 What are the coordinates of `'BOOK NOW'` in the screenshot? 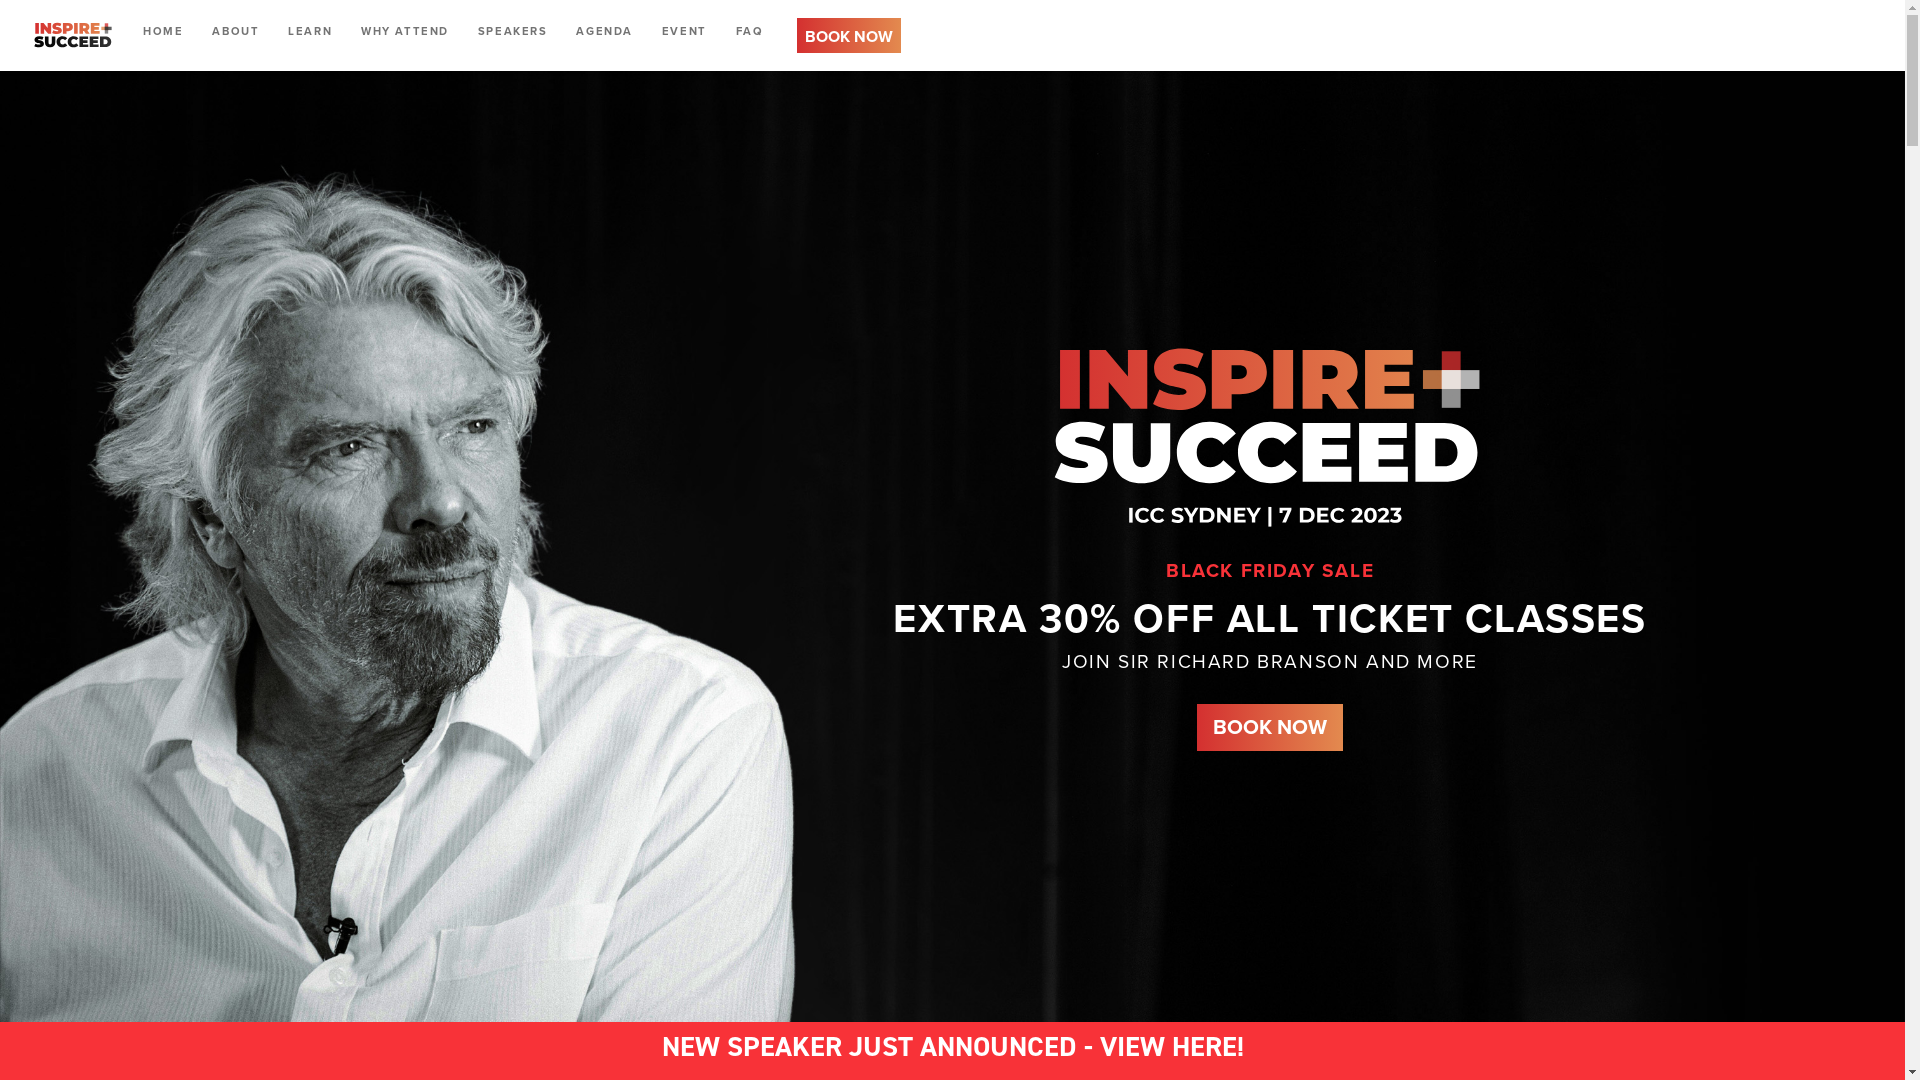 It's located at (849, 34).